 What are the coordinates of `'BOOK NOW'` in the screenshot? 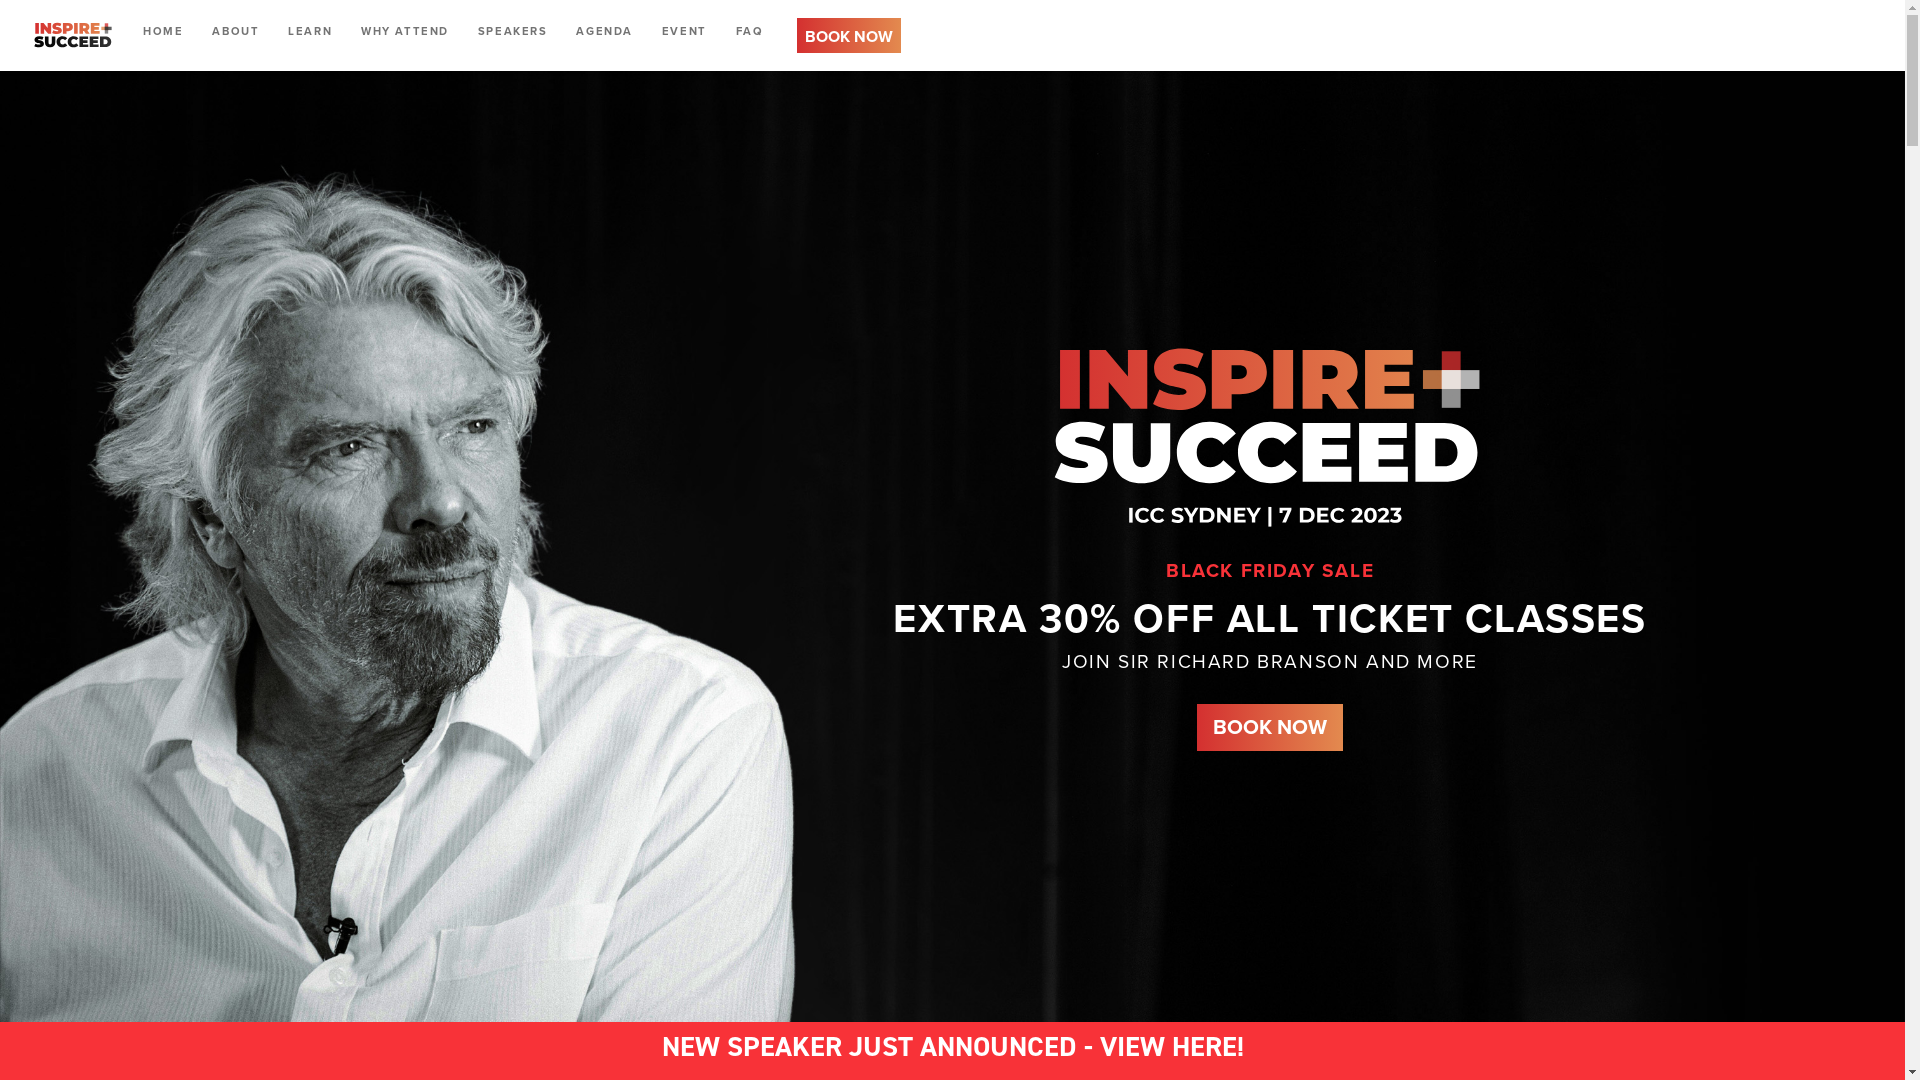 It's located at (849, 34).